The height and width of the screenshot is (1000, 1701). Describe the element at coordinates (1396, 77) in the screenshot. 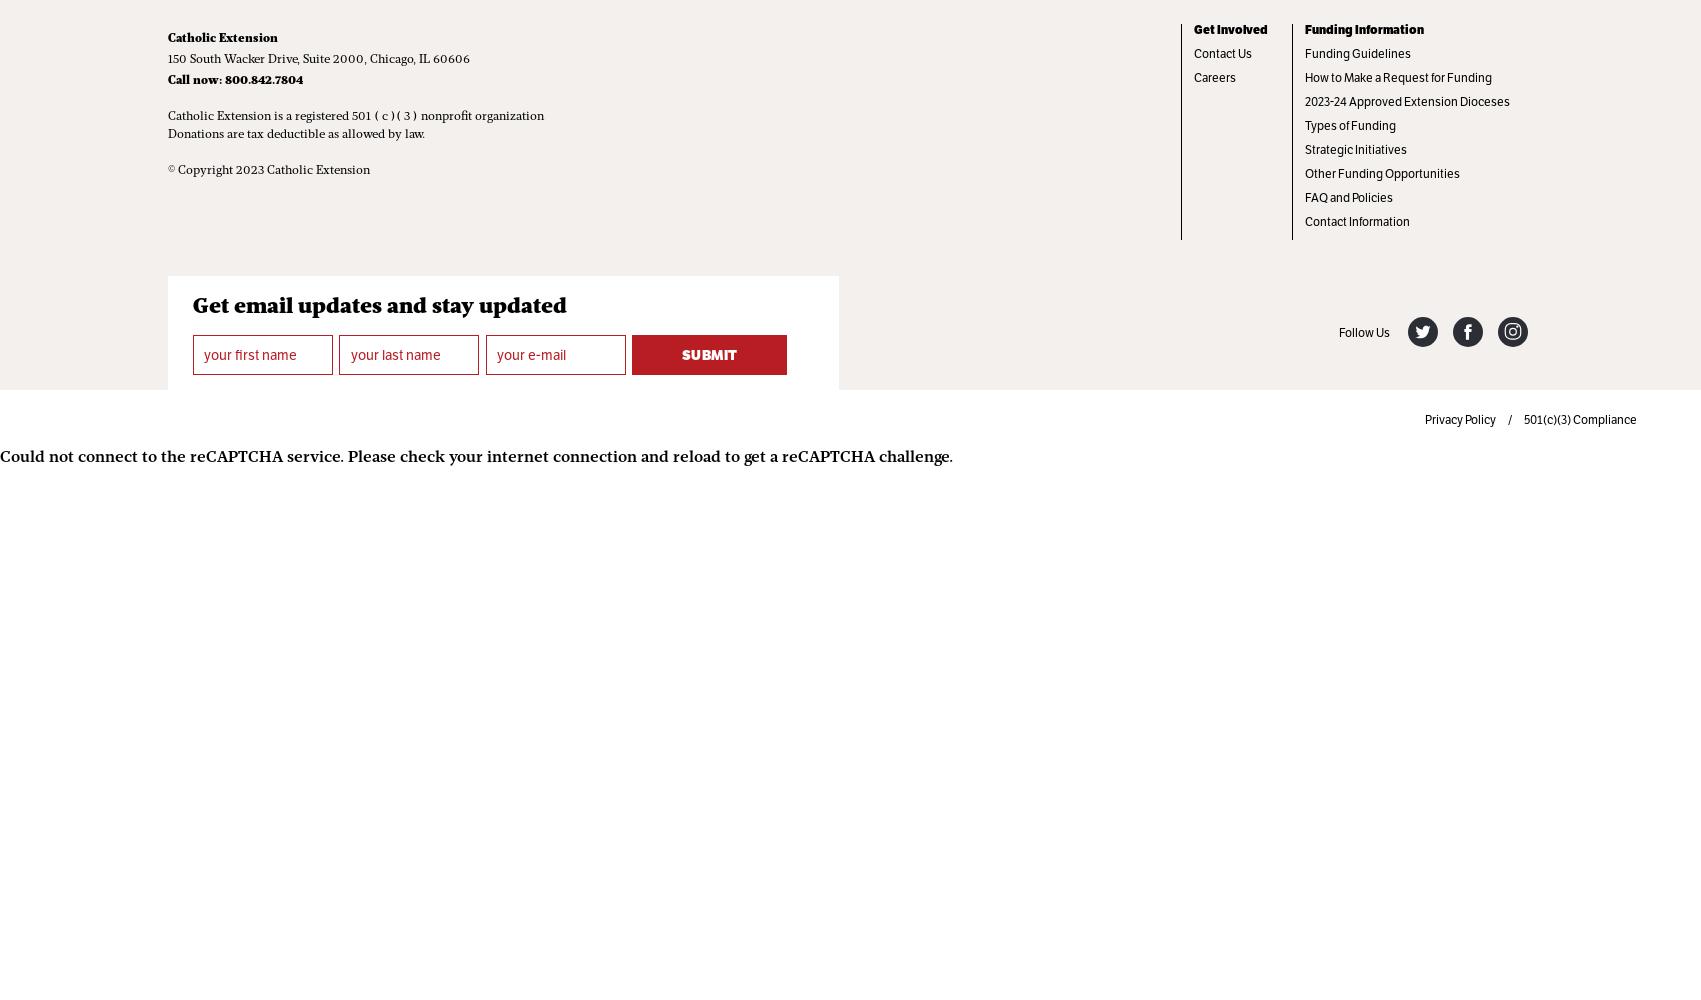

I see `'How to Make a Request for Funding'` at that location.